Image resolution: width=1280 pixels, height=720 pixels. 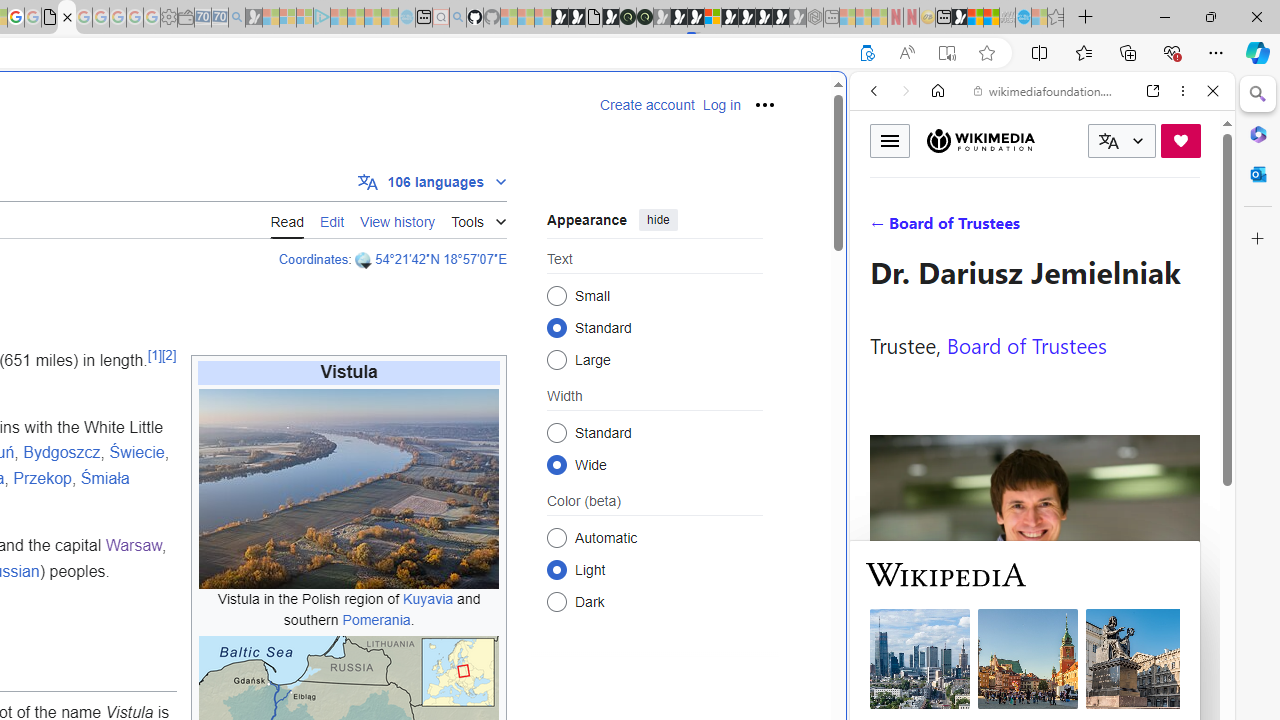 I want to click on 'Read', so click(x=286, y=219).